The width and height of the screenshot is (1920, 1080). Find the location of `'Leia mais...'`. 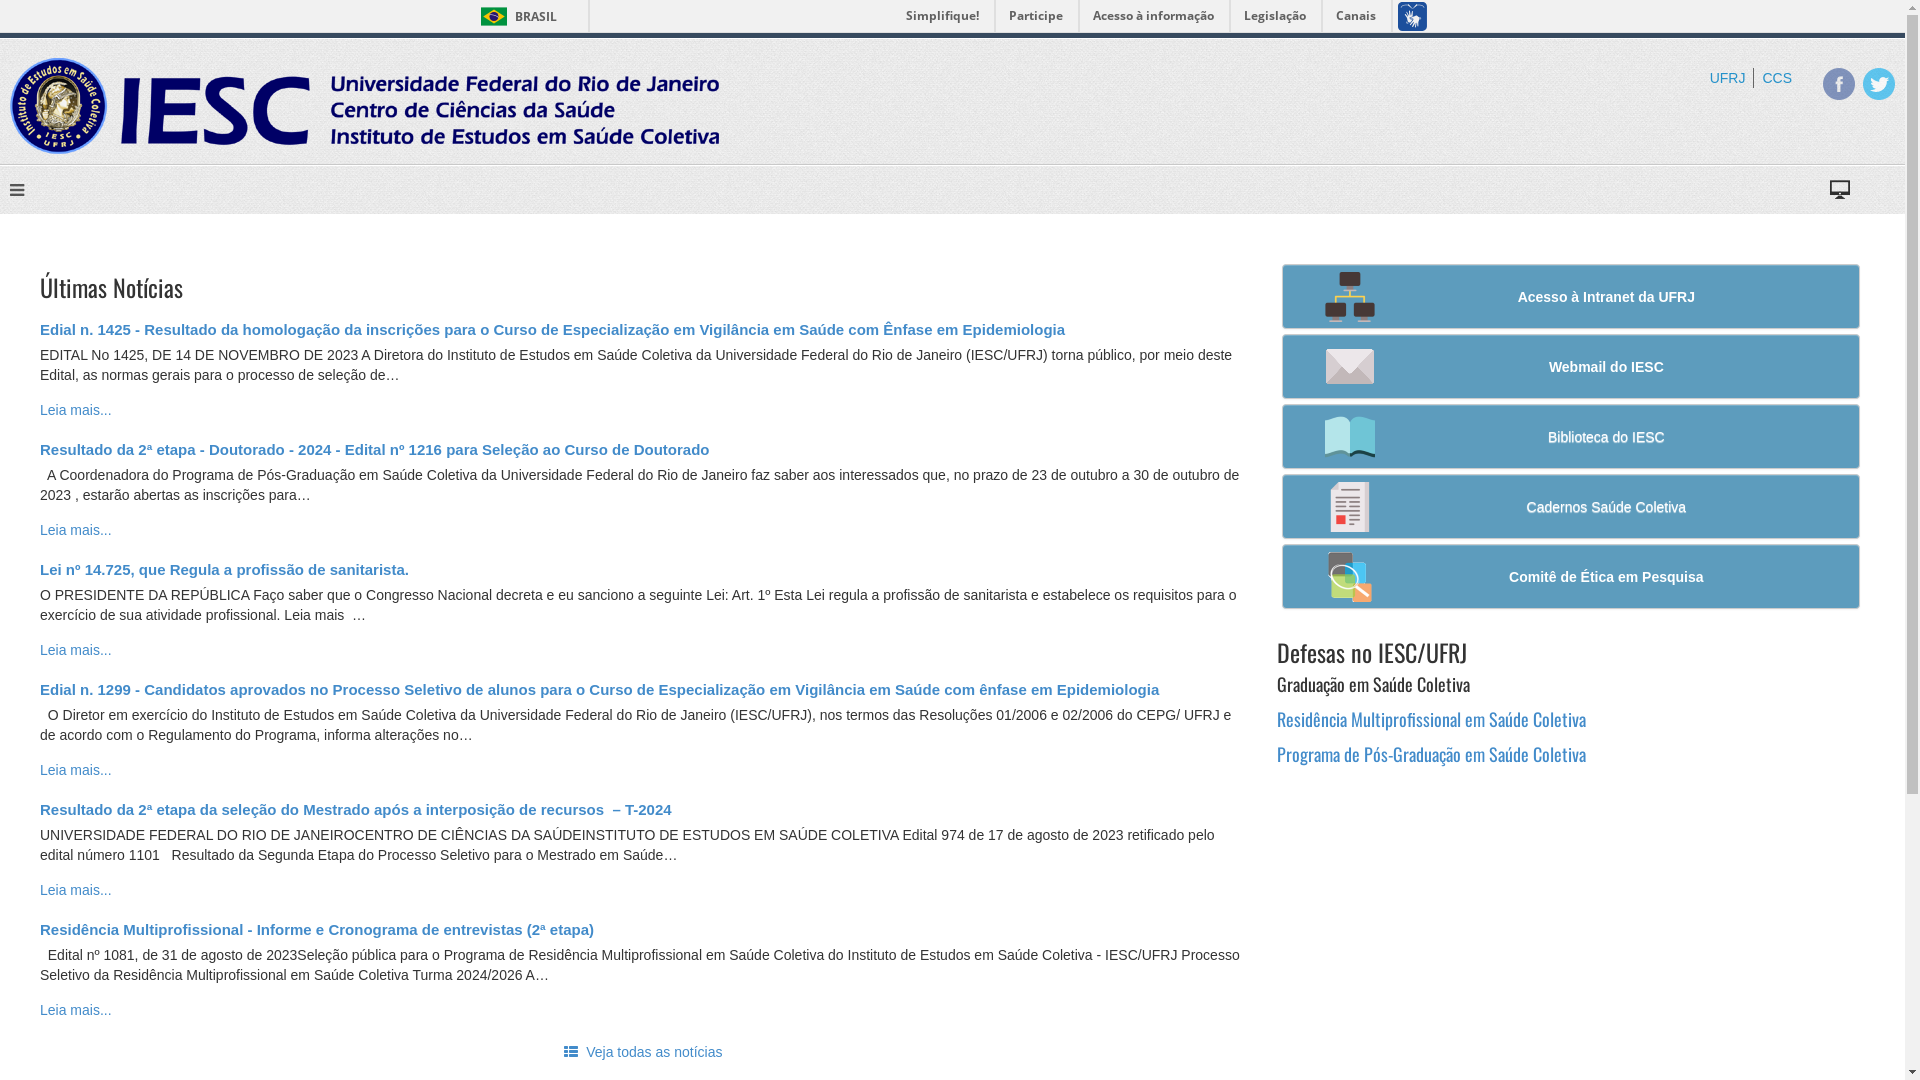

'Leia mais...' is located at coordinates (76, 769).